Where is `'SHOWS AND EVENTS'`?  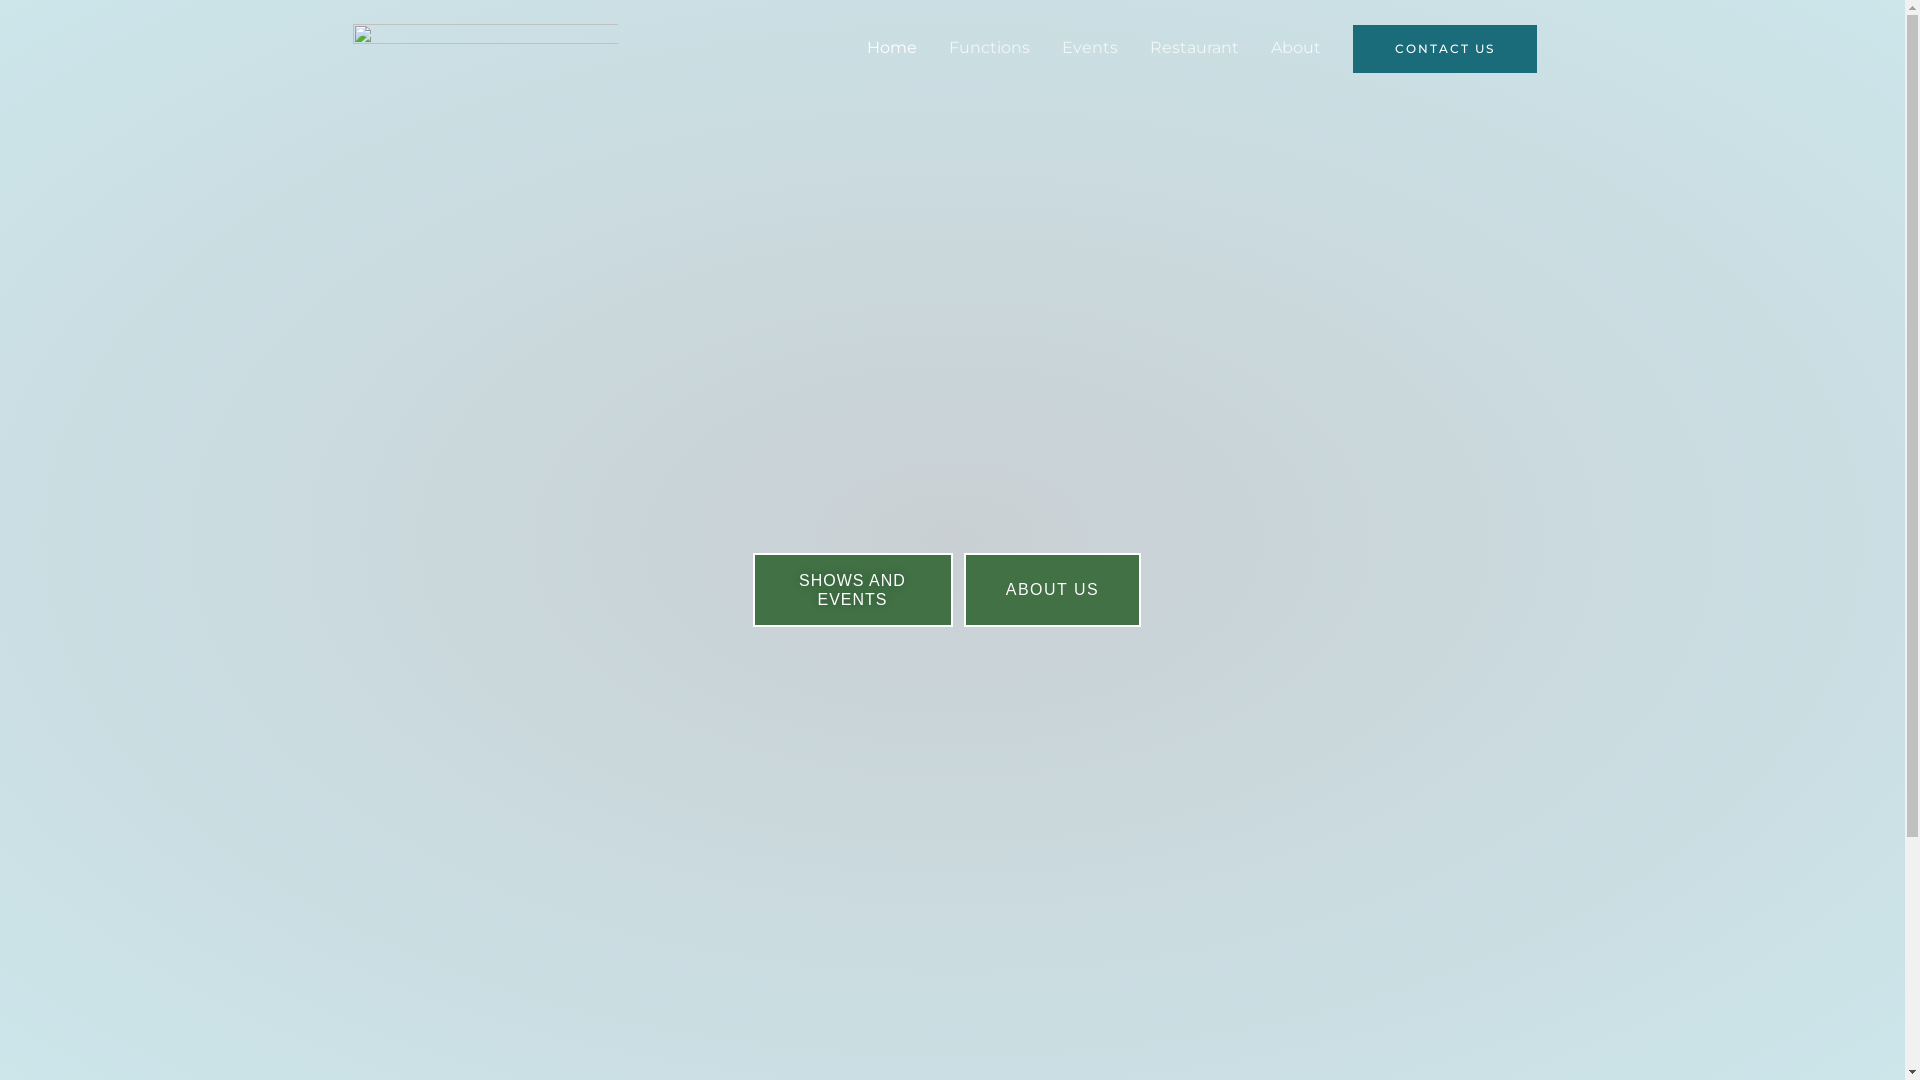
'SHOWS AND EVENTS' is located at coordinates (851, 589).